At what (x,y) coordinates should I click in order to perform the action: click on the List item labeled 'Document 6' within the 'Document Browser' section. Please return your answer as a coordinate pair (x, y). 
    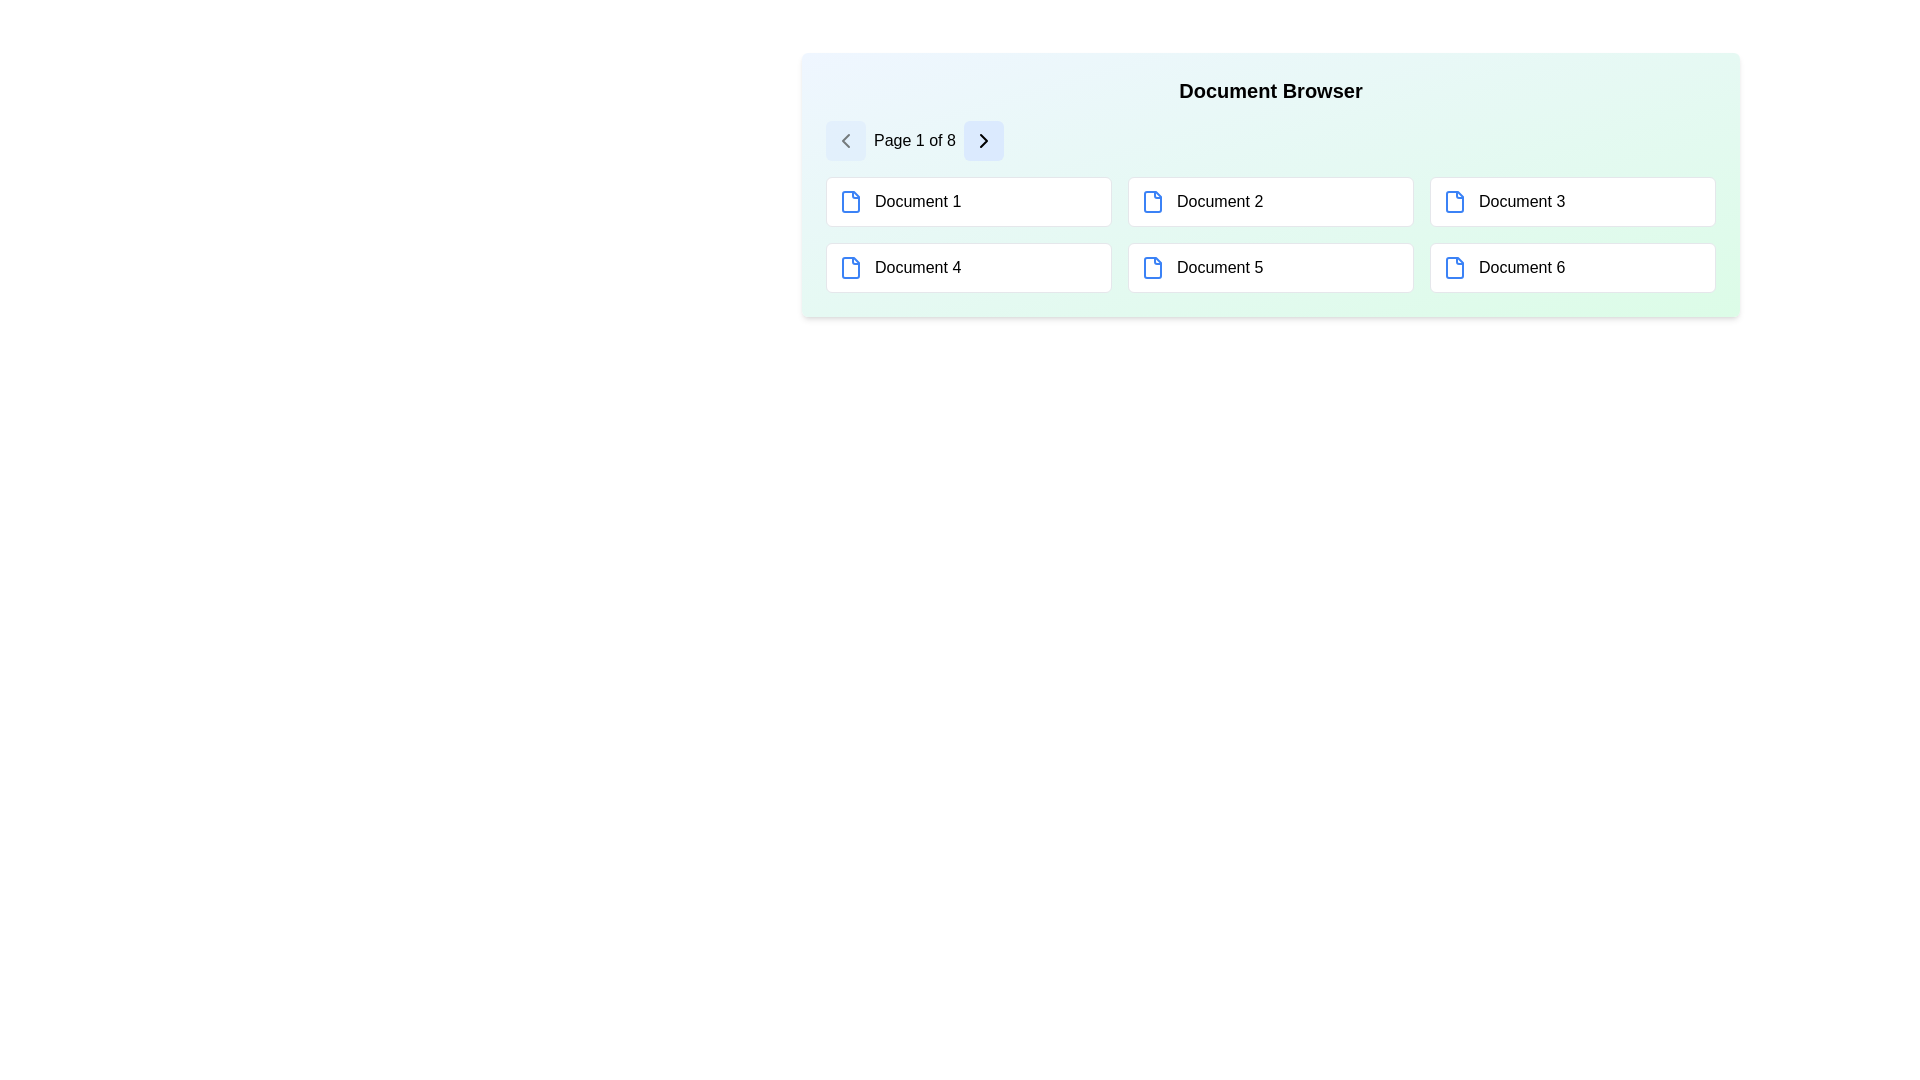
    Looking at the image, I should click on (1572, 266).